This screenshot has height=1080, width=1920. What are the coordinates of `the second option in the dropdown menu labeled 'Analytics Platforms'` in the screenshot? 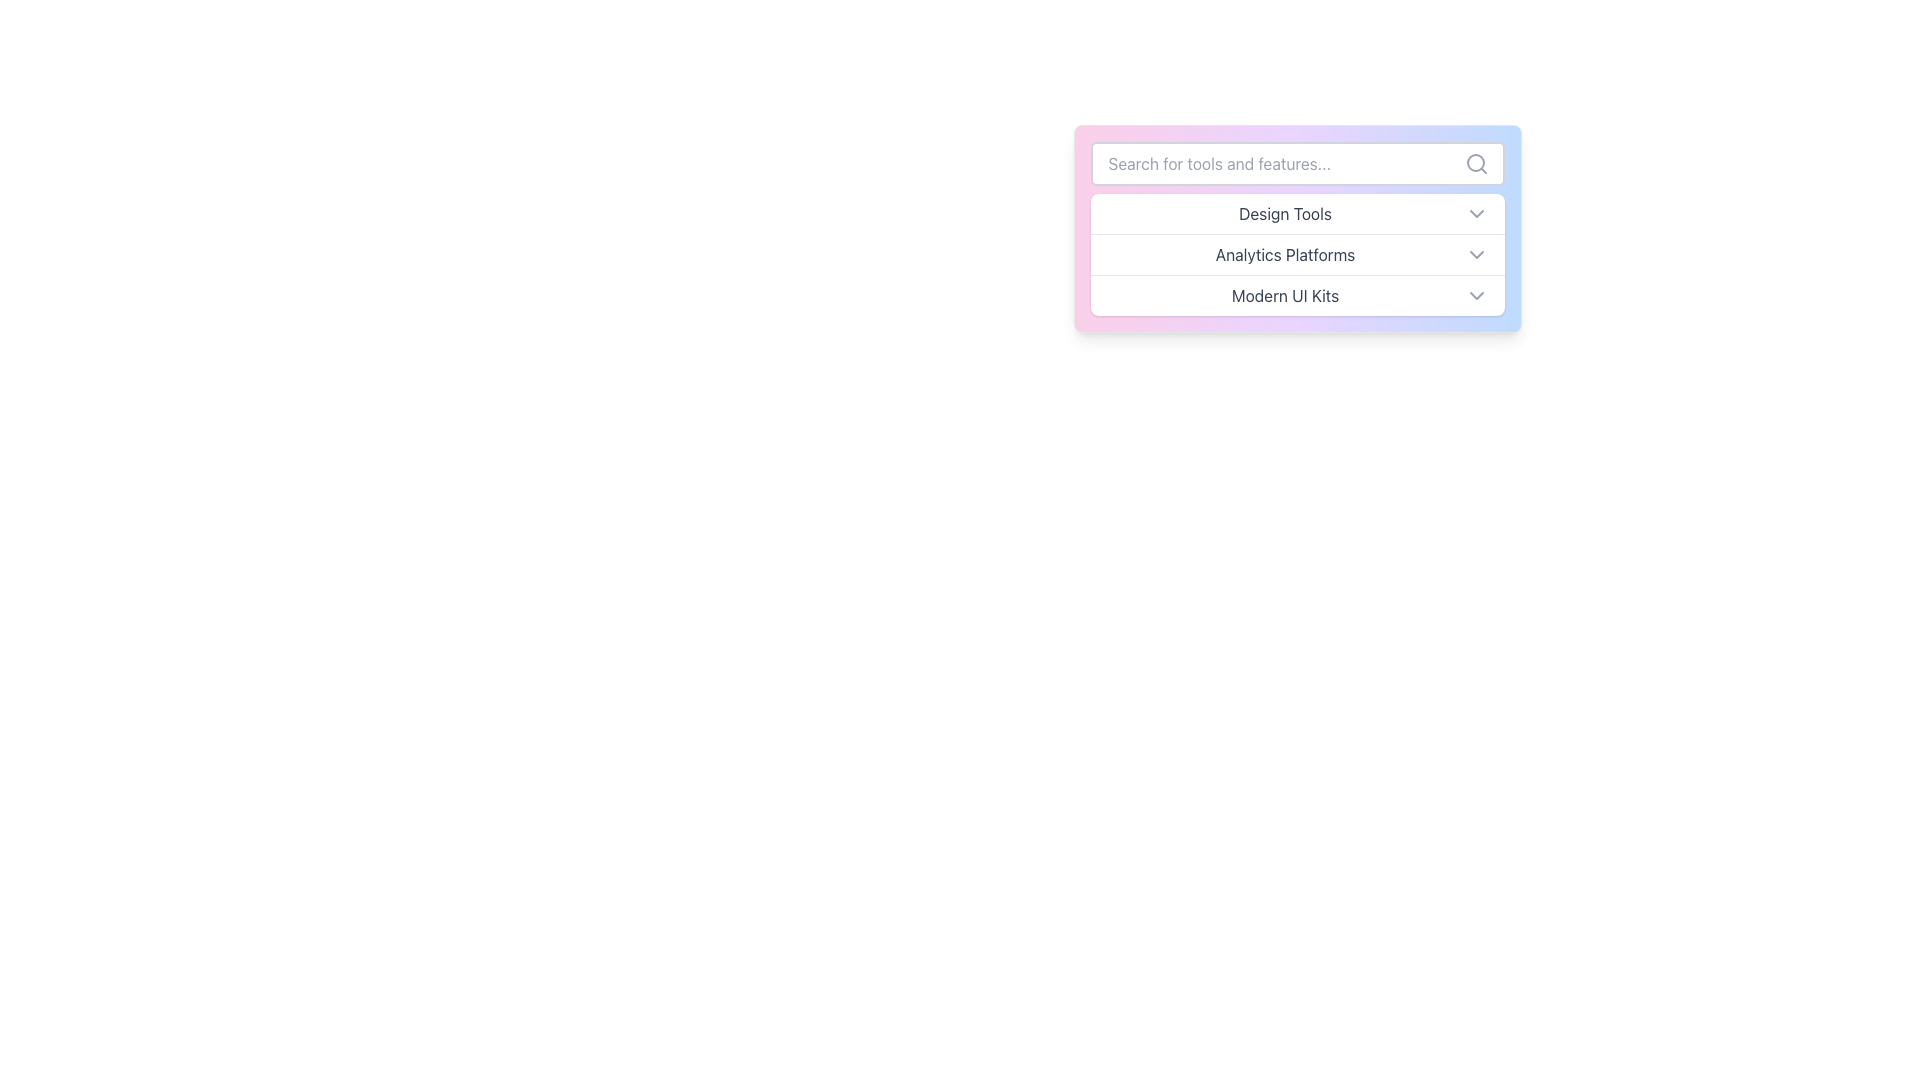 It's located at (1297, 253).